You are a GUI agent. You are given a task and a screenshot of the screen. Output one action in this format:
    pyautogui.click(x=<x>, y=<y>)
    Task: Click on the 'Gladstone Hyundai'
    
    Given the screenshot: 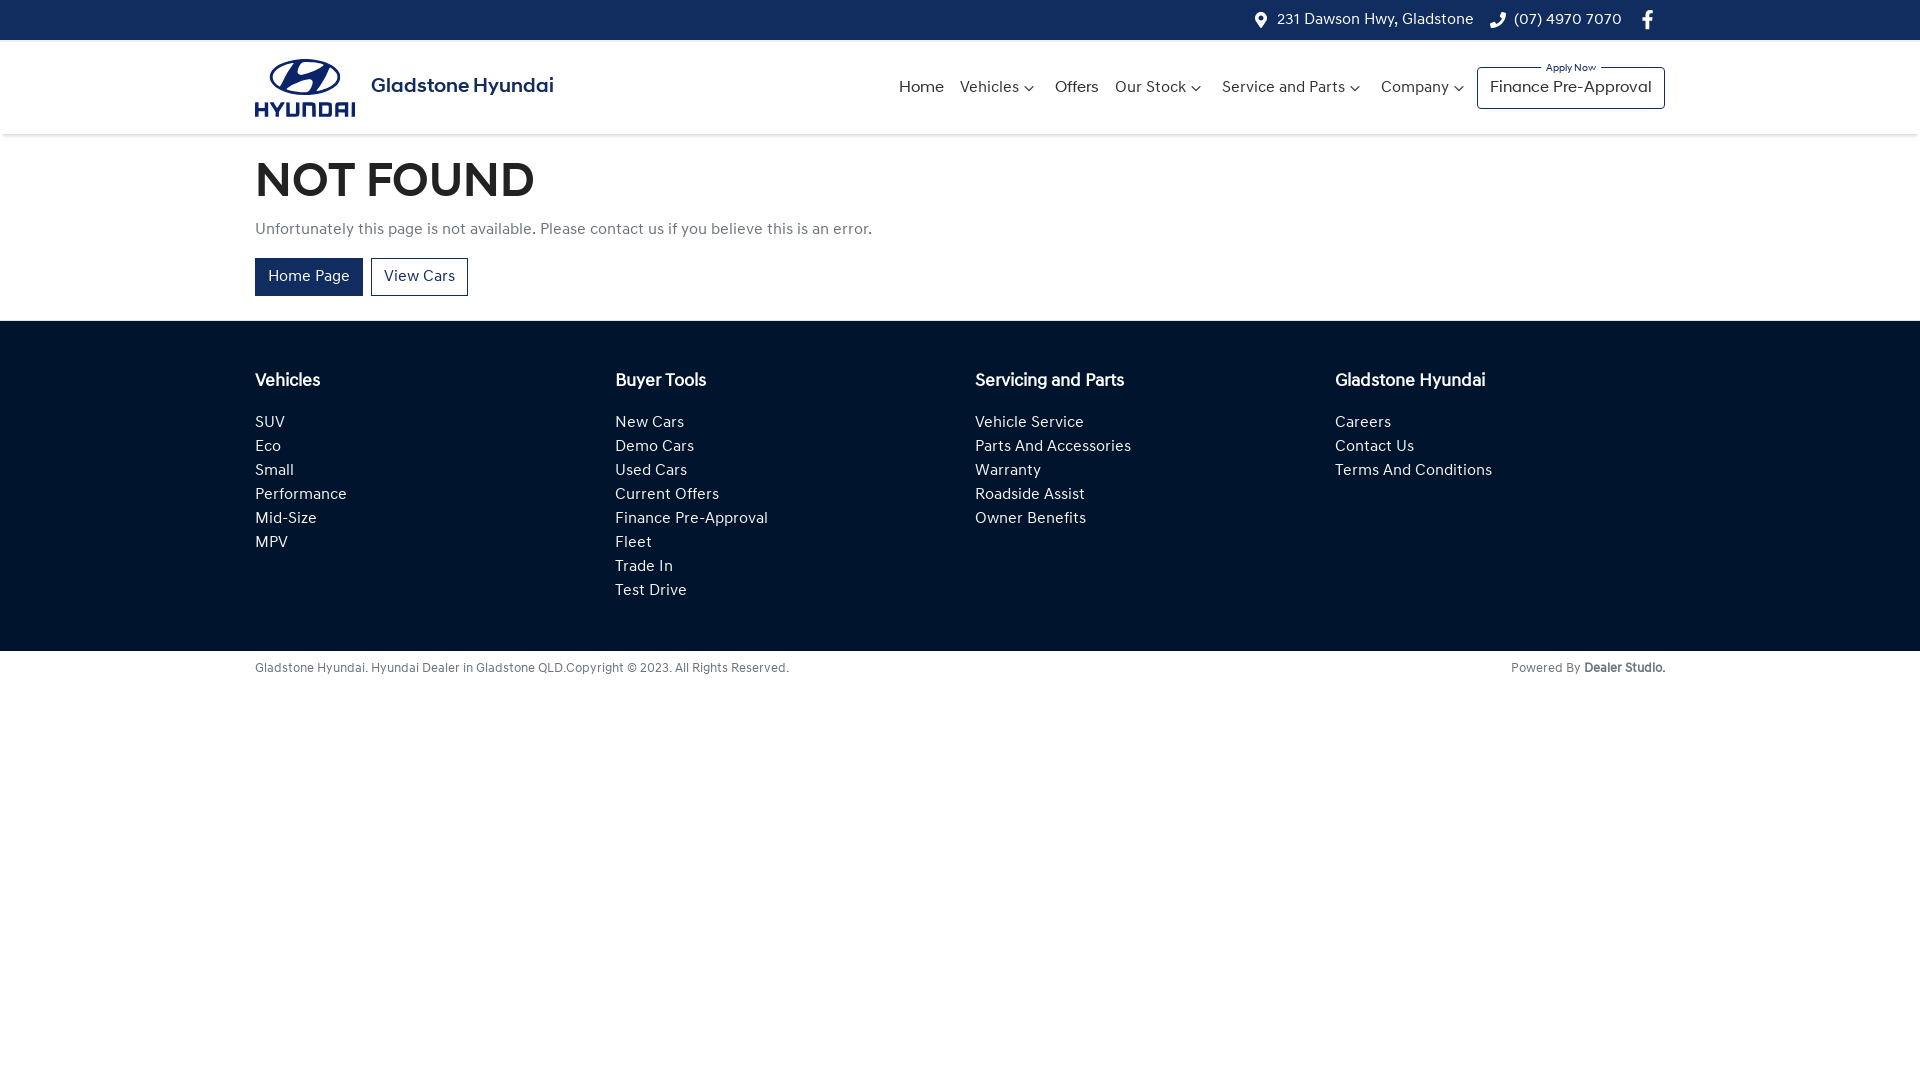 What is the action you would take?
    pyautogui.click(x=403, y=87)
    